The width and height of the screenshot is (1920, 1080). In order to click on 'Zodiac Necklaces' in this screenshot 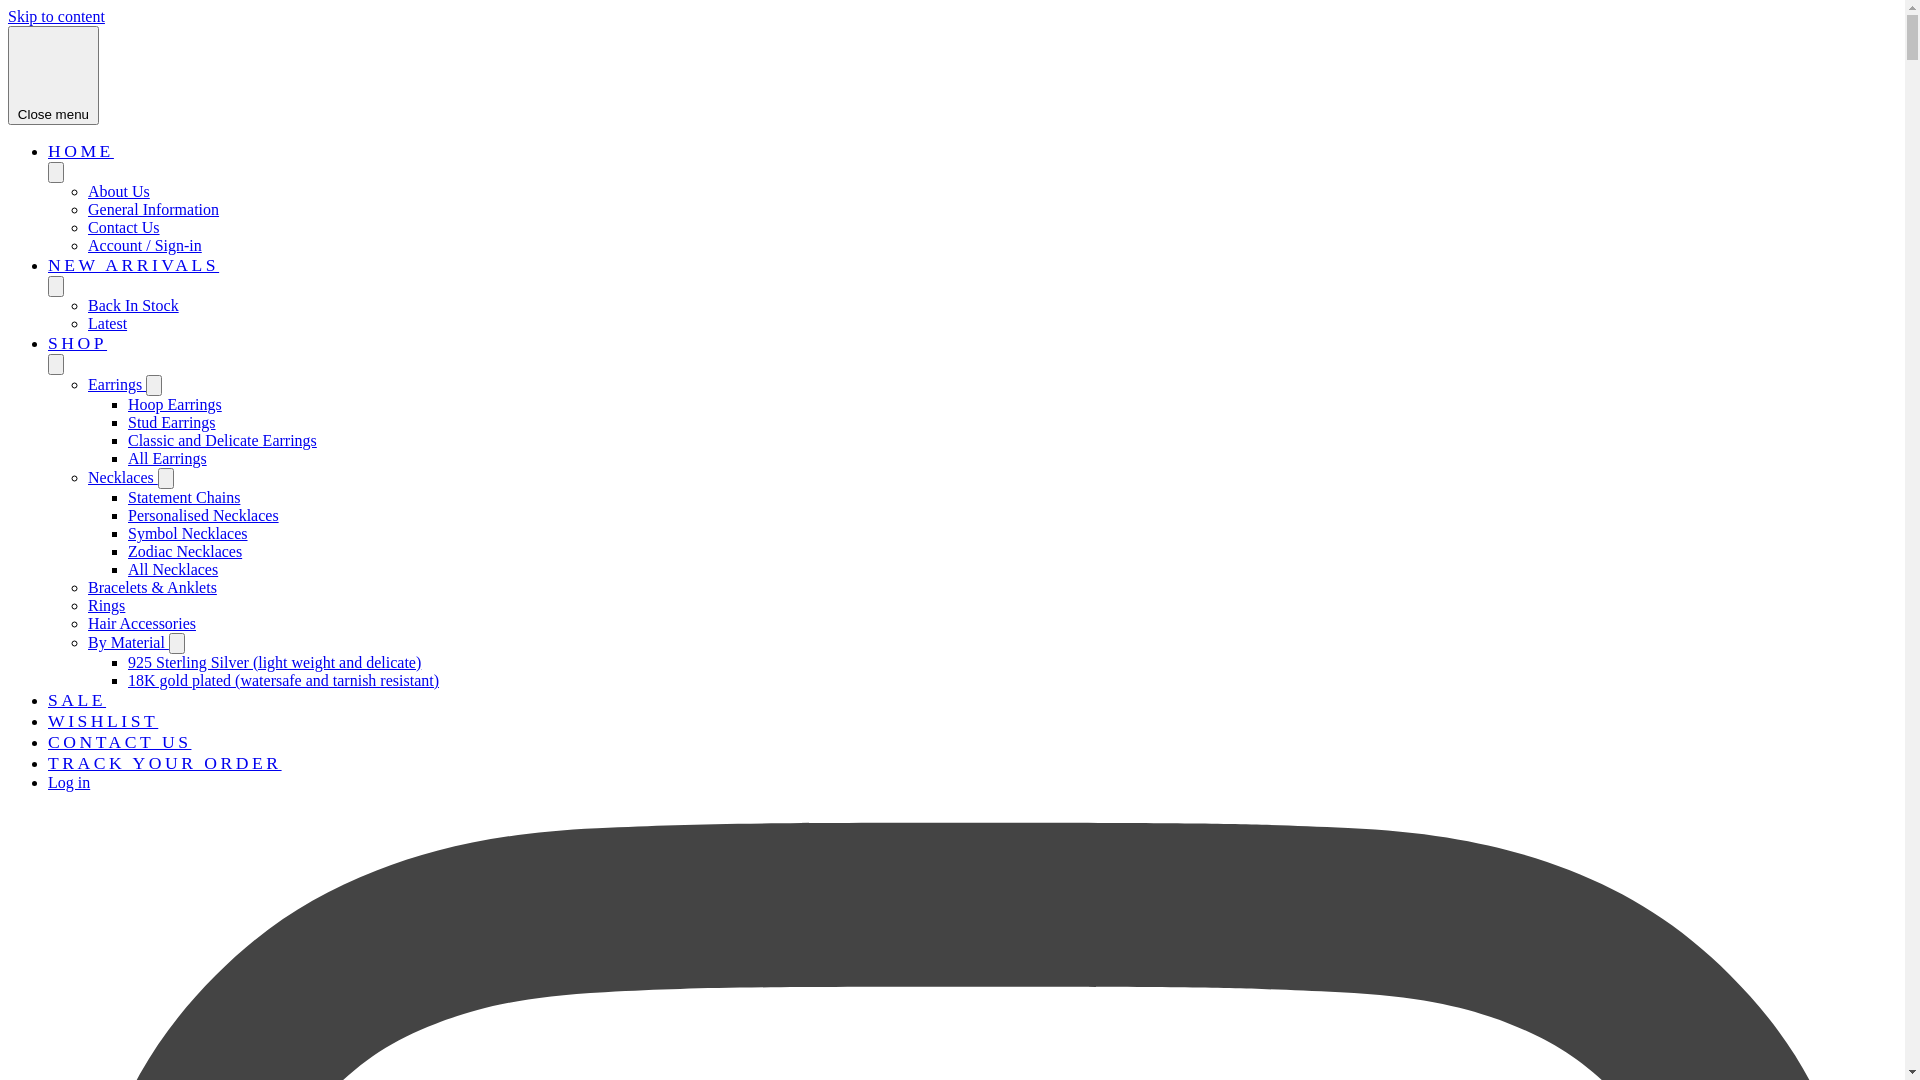, I will do `click(127, 551)`.